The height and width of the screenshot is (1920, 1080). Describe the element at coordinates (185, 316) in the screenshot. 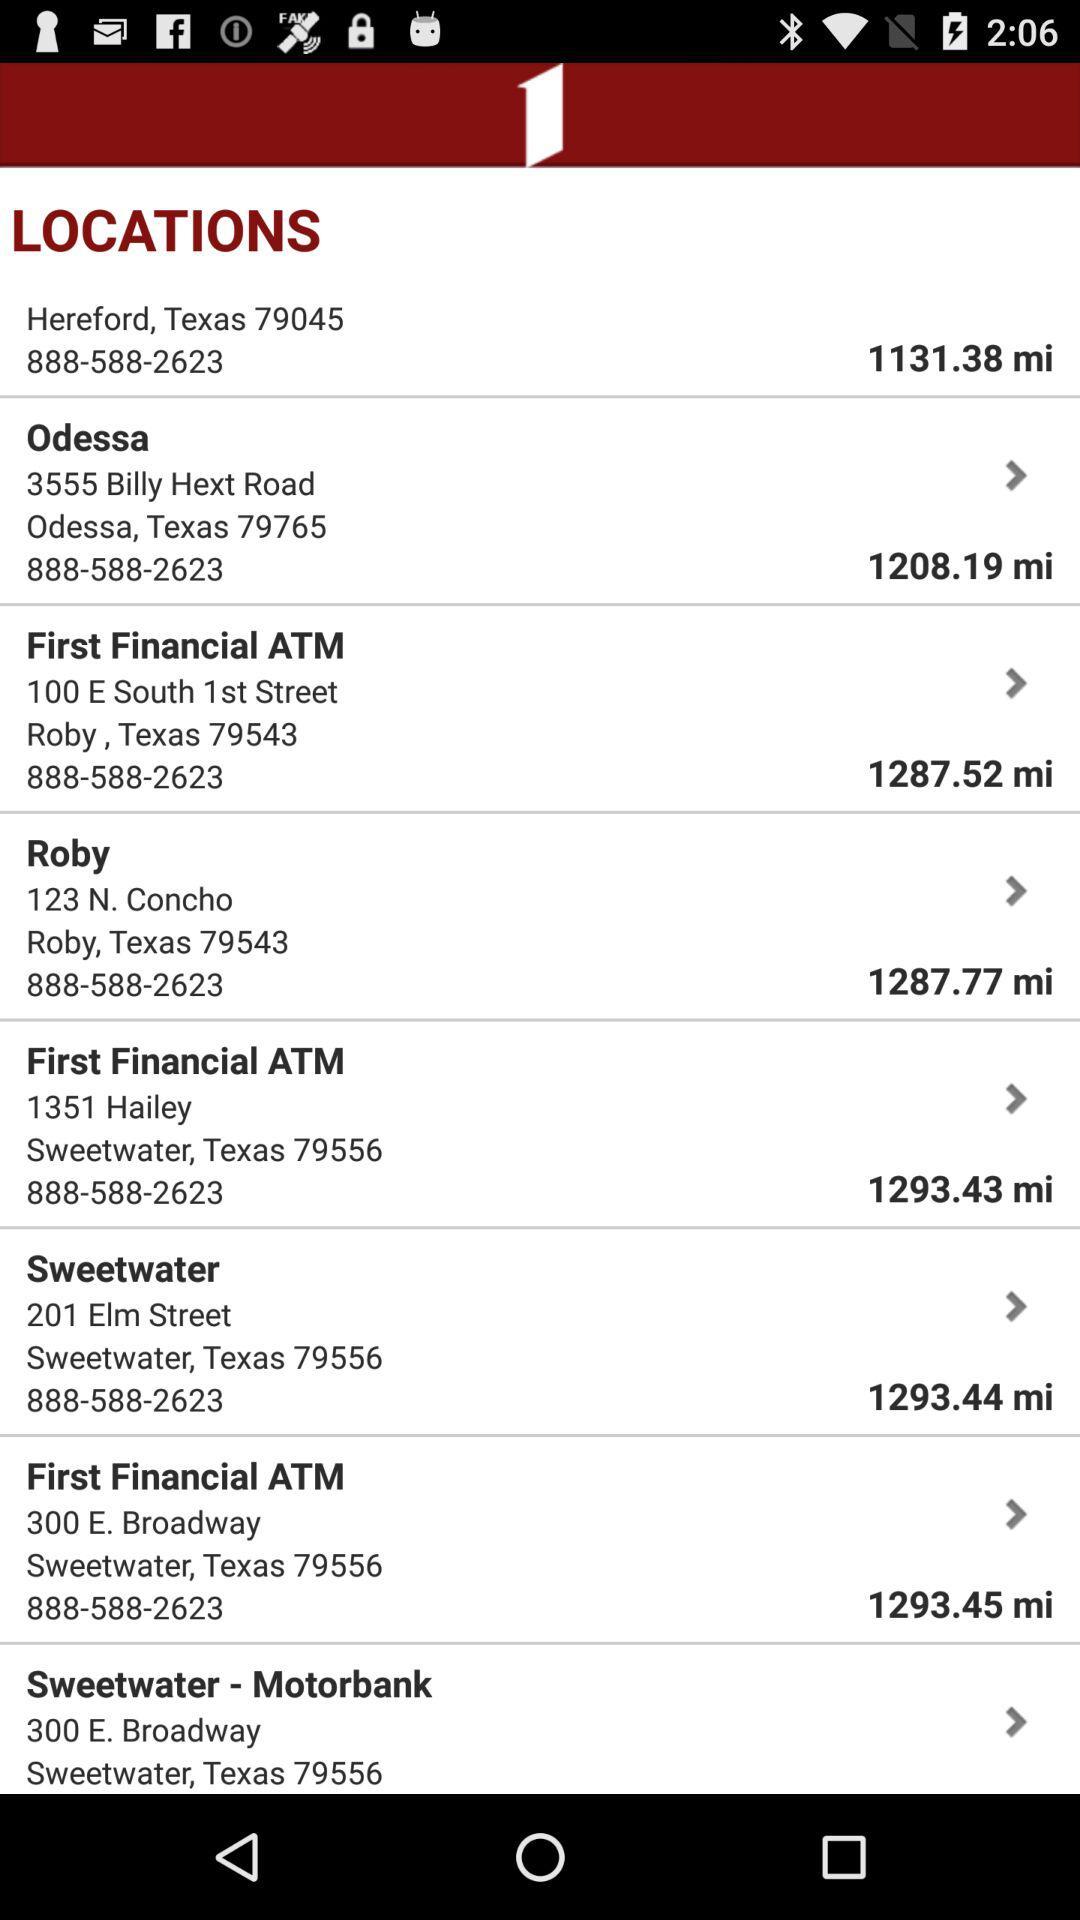

I see `app below the 205 e 1st app` at that location.